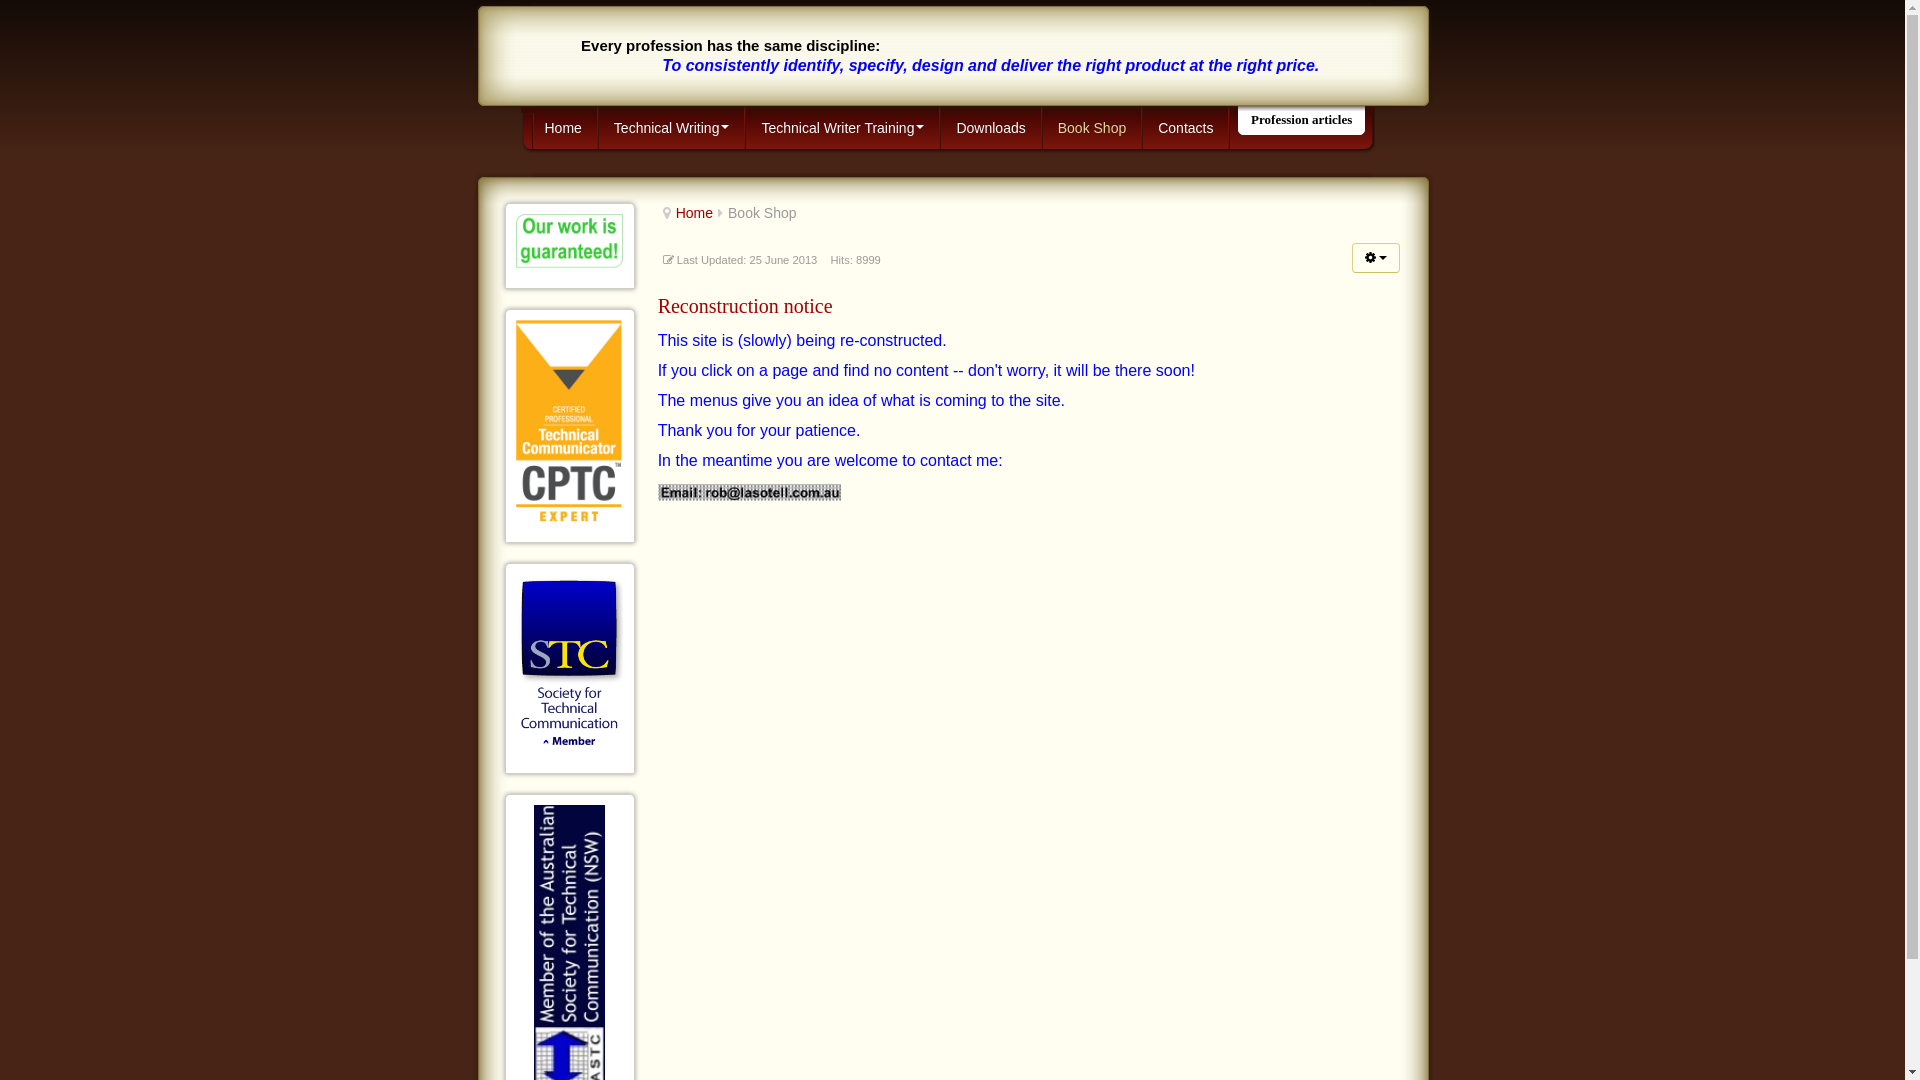  What do you see at coordinates (744, 127) in the screenshot?
I see `'Technical Writer Training'` at bounding box center [744, 127].